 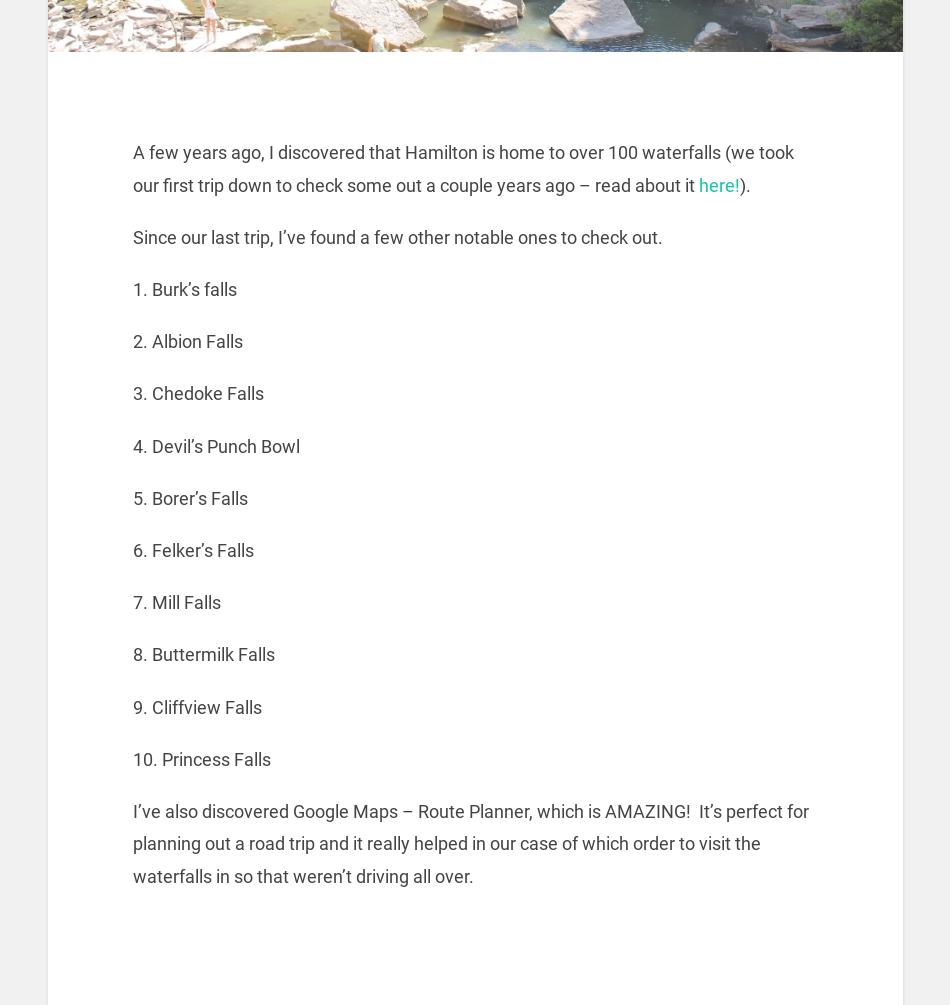 What do you see at coordinates (699, 183) in the screenshot?
I see `'here!'` at bounding box center [699, 183].